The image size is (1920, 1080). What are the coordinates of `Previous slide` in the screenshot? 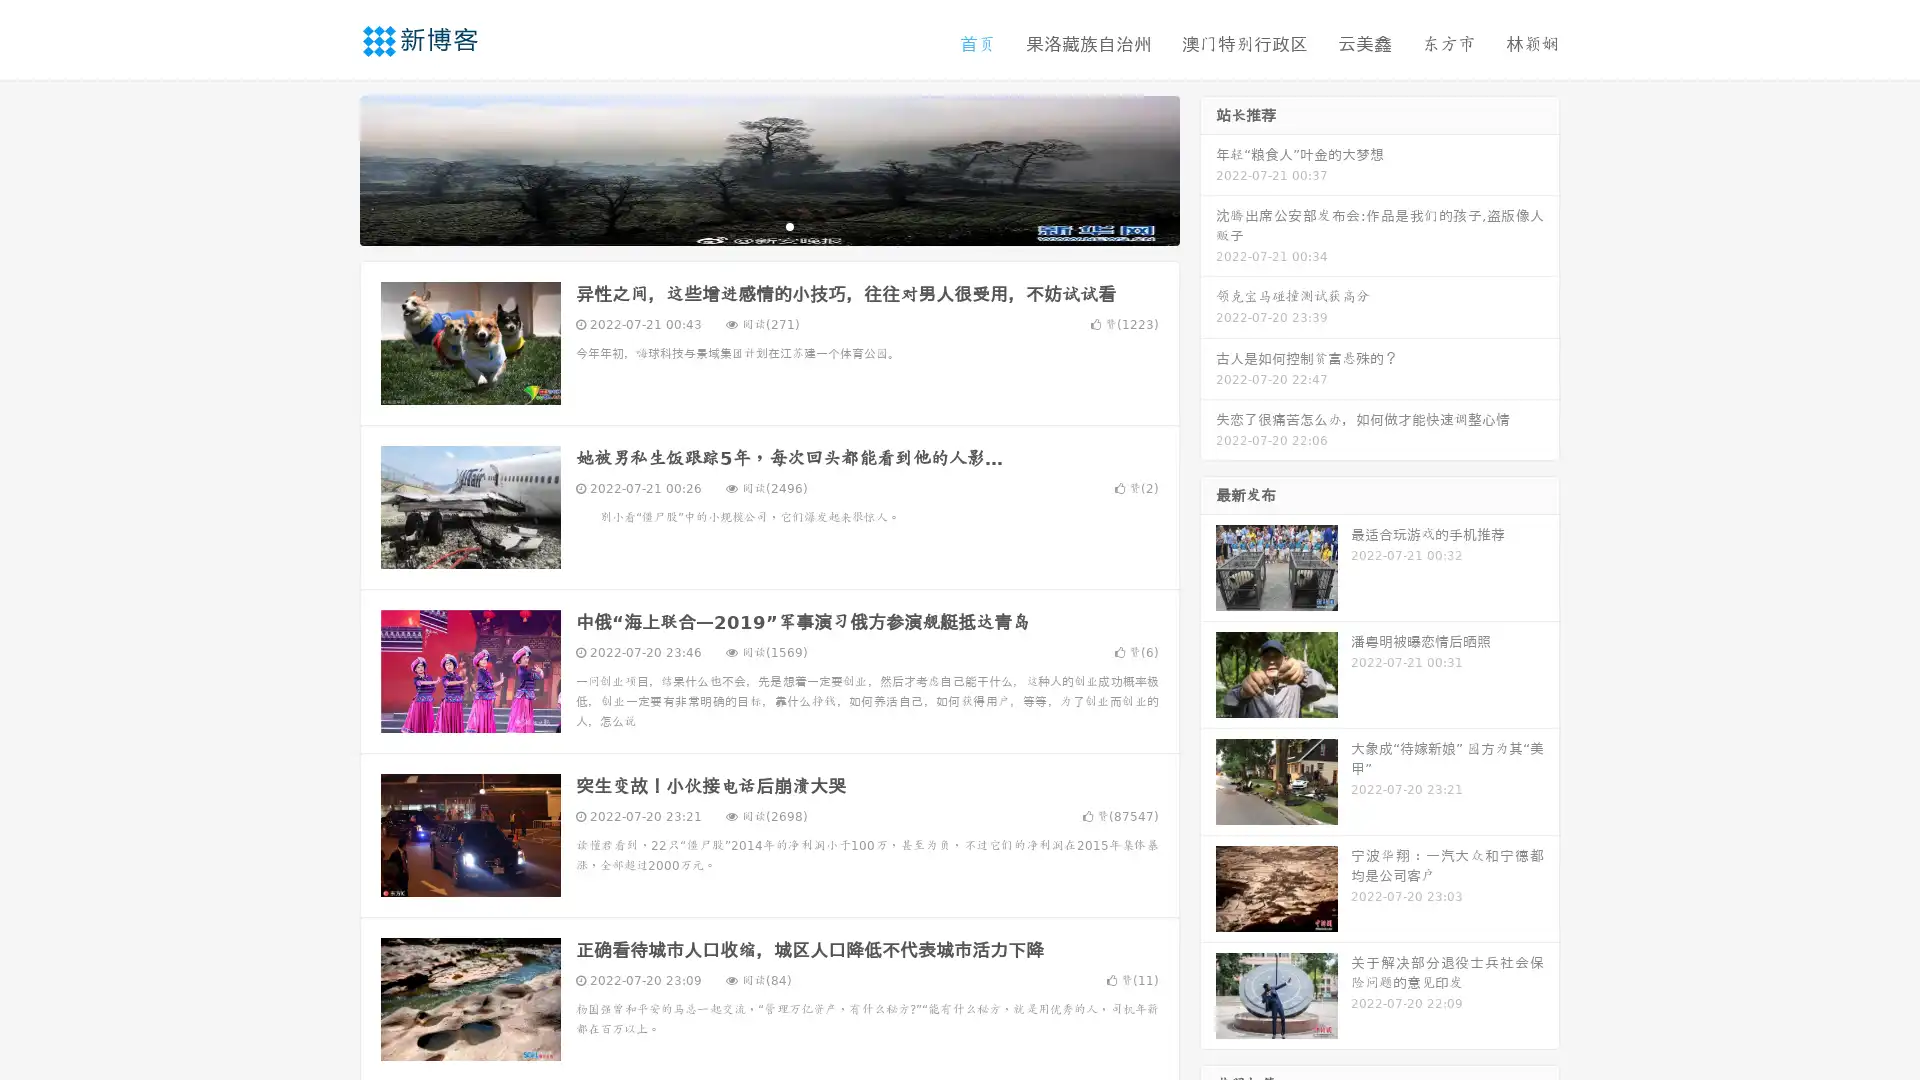 It's located at (330, 168).